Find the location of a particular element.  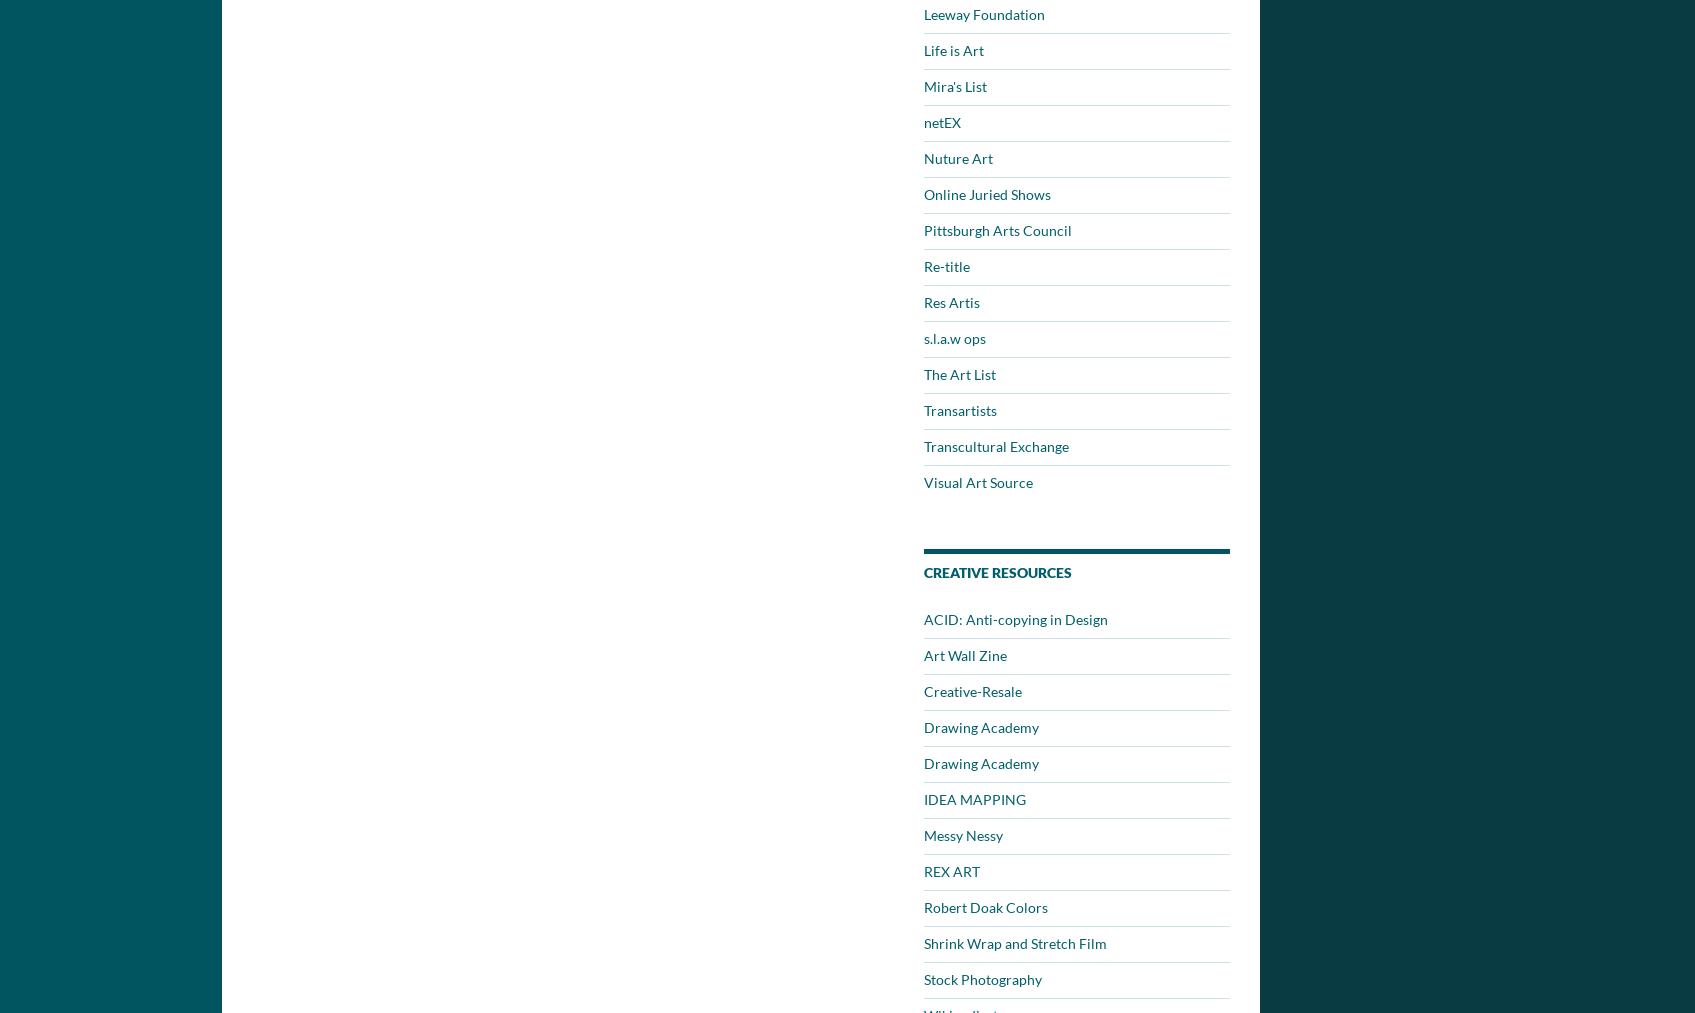

'Online Juried Shows' is located at coordinates (986, 194).